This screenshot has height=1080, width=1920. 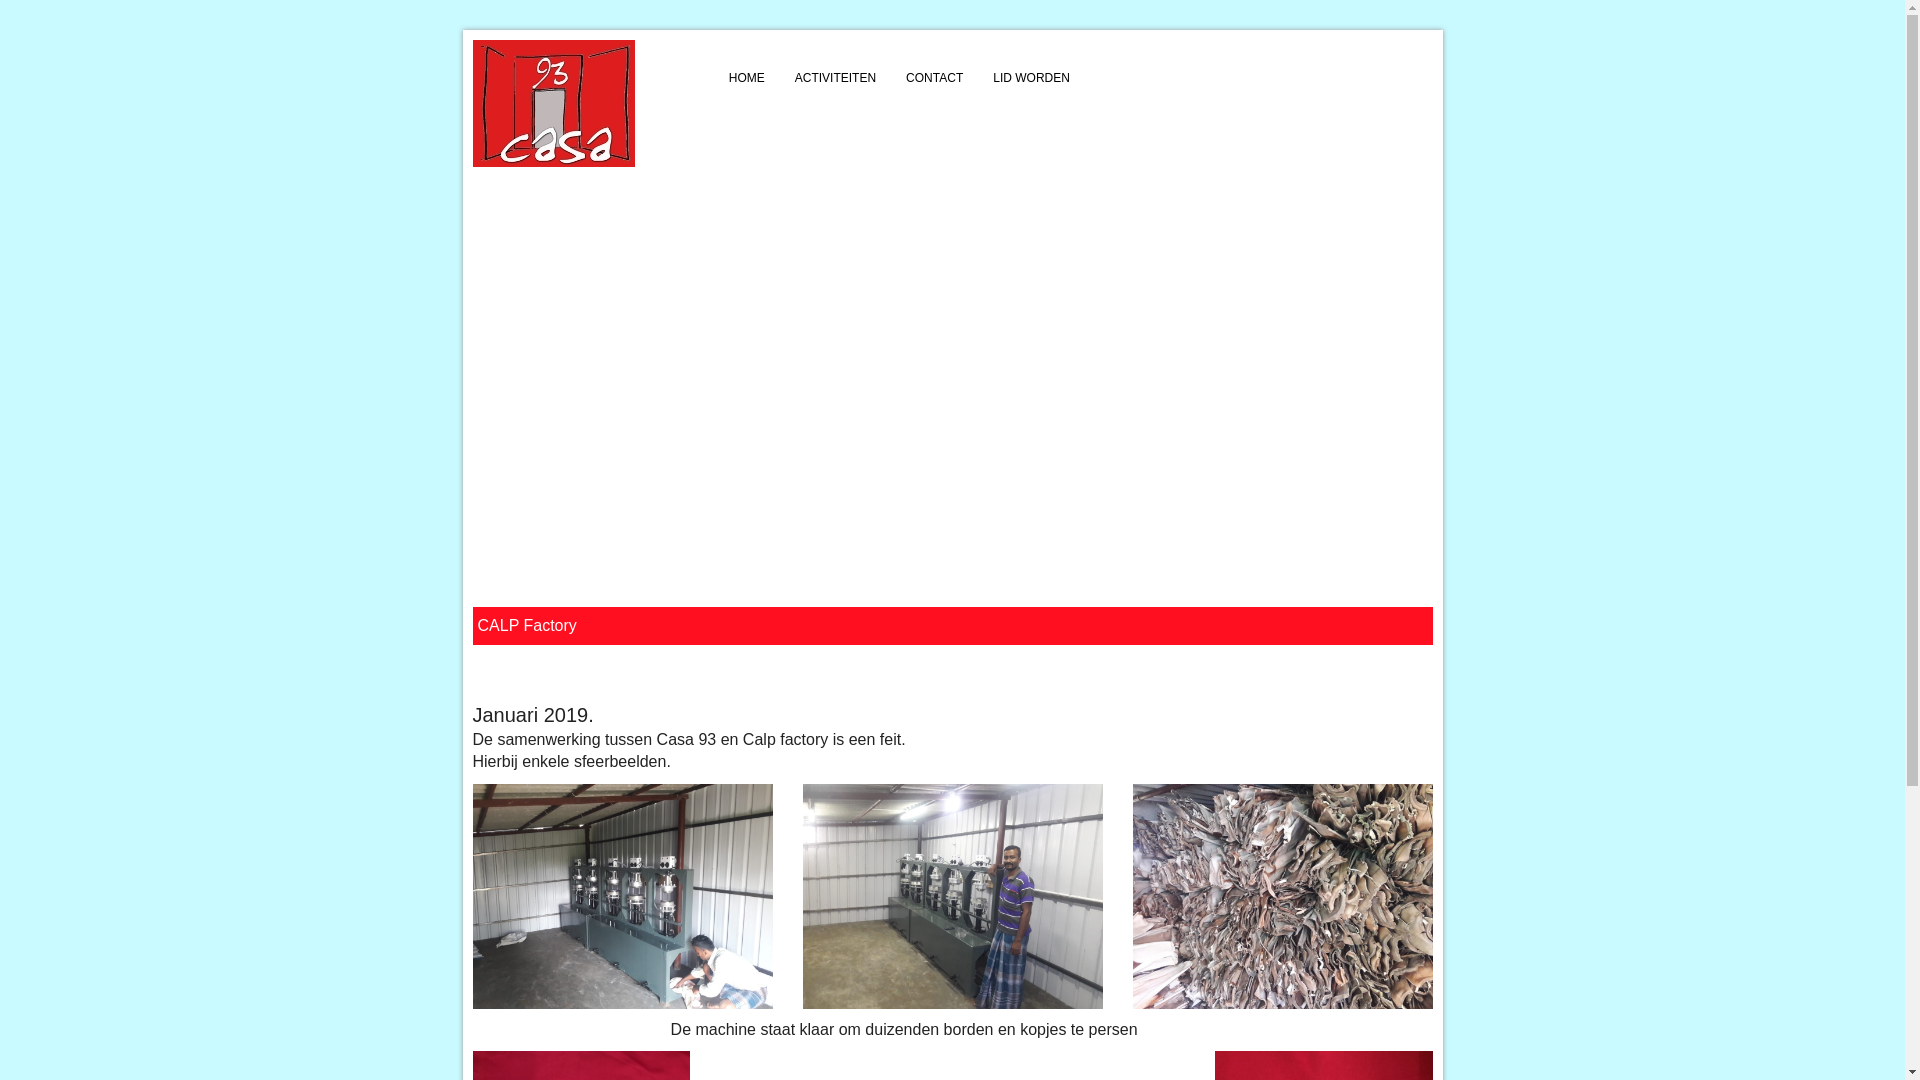 I want to click on 'CONTACT', so click(x=933, y=77).